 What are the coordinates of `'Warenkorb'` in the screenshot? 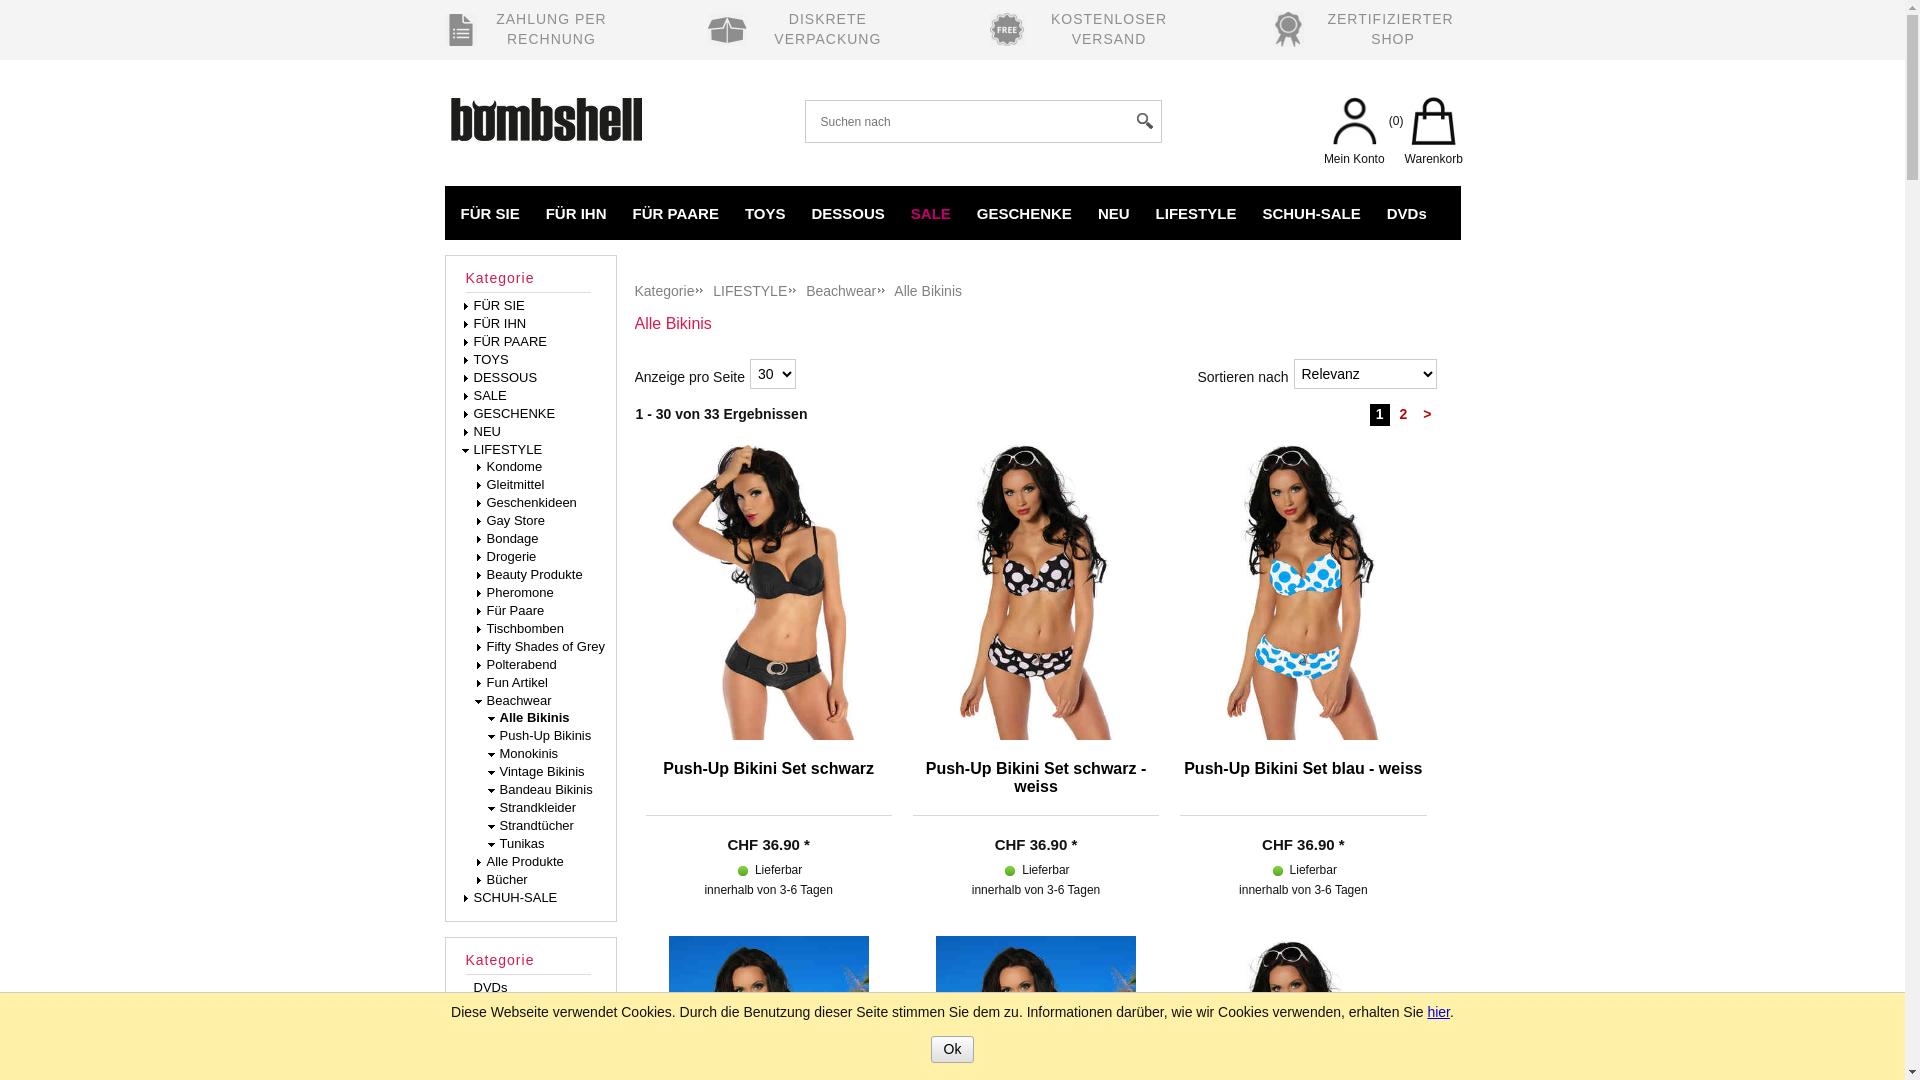 It's located at (1432, 123).